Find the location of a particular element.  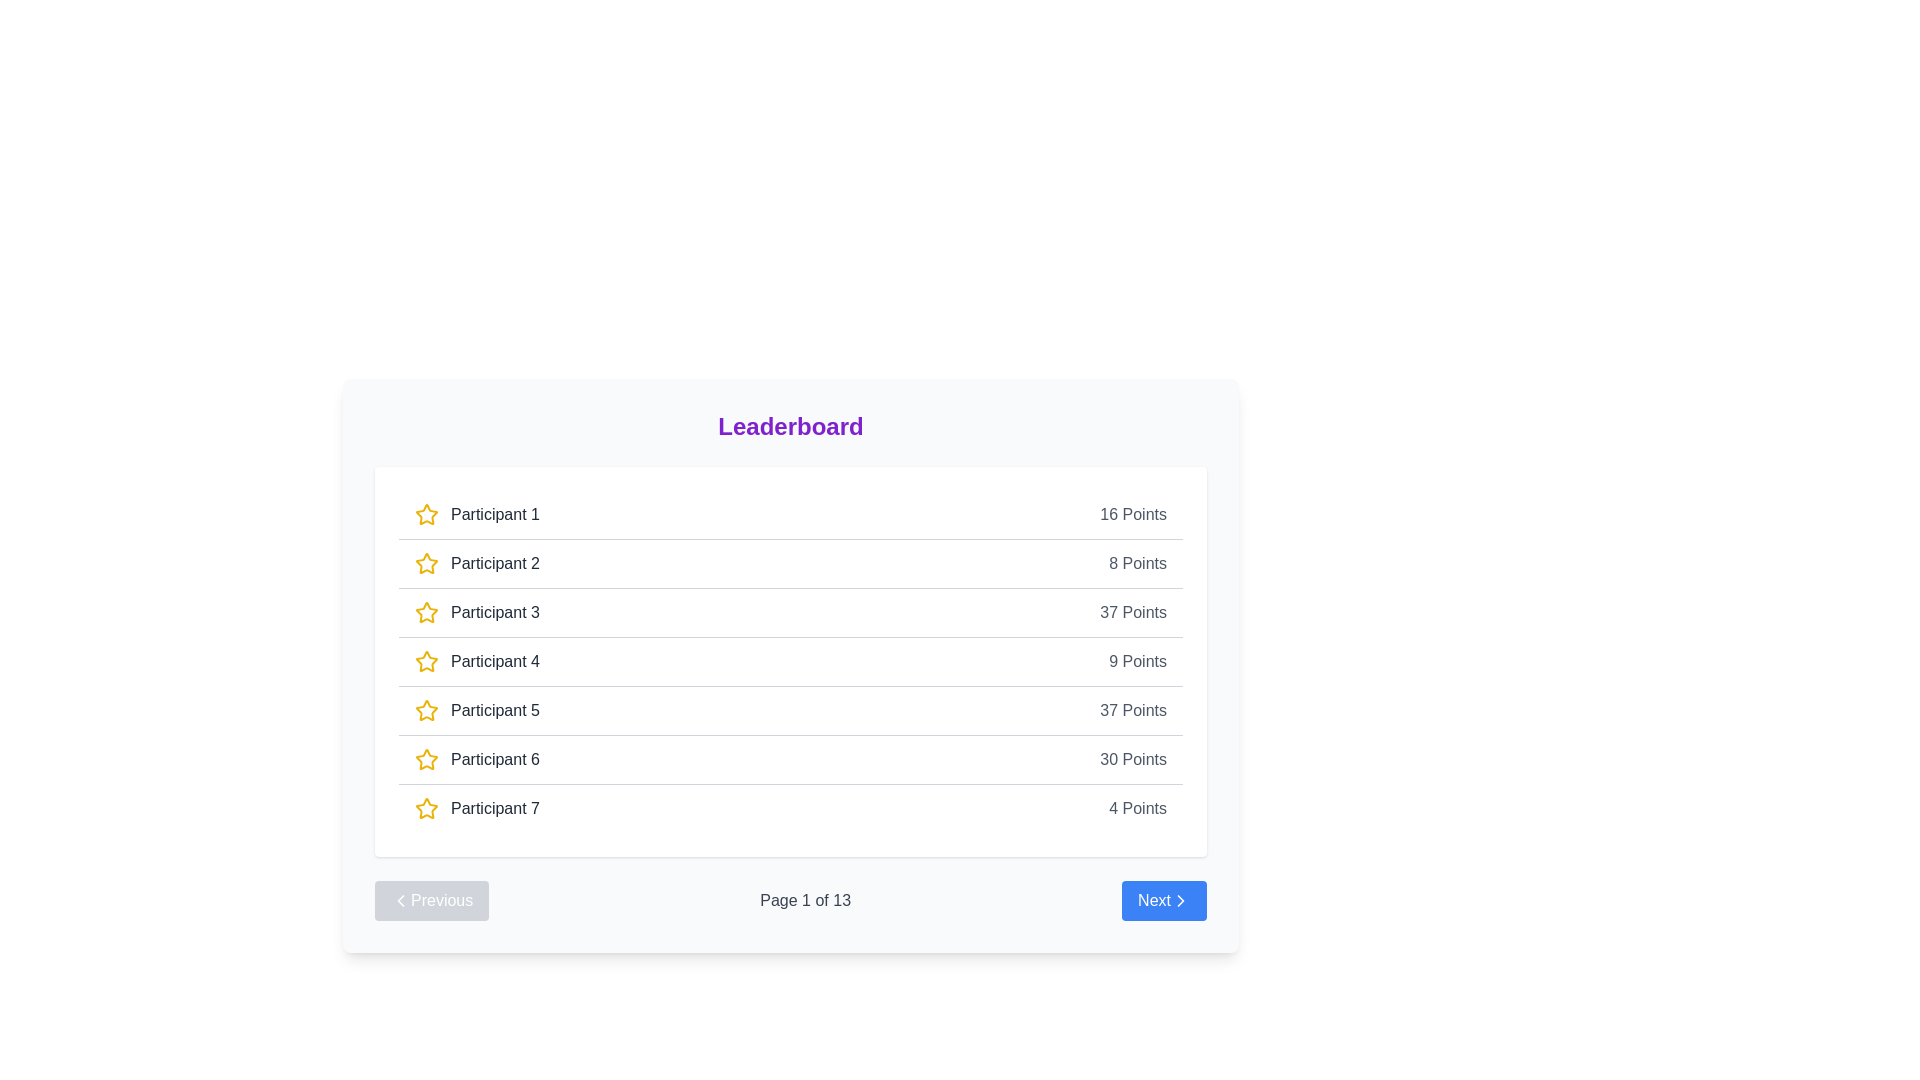

the text label displaying the score for 'Participant 3' on the leaderboard, located on the far right of the row is located at coordinates (1133, 612).